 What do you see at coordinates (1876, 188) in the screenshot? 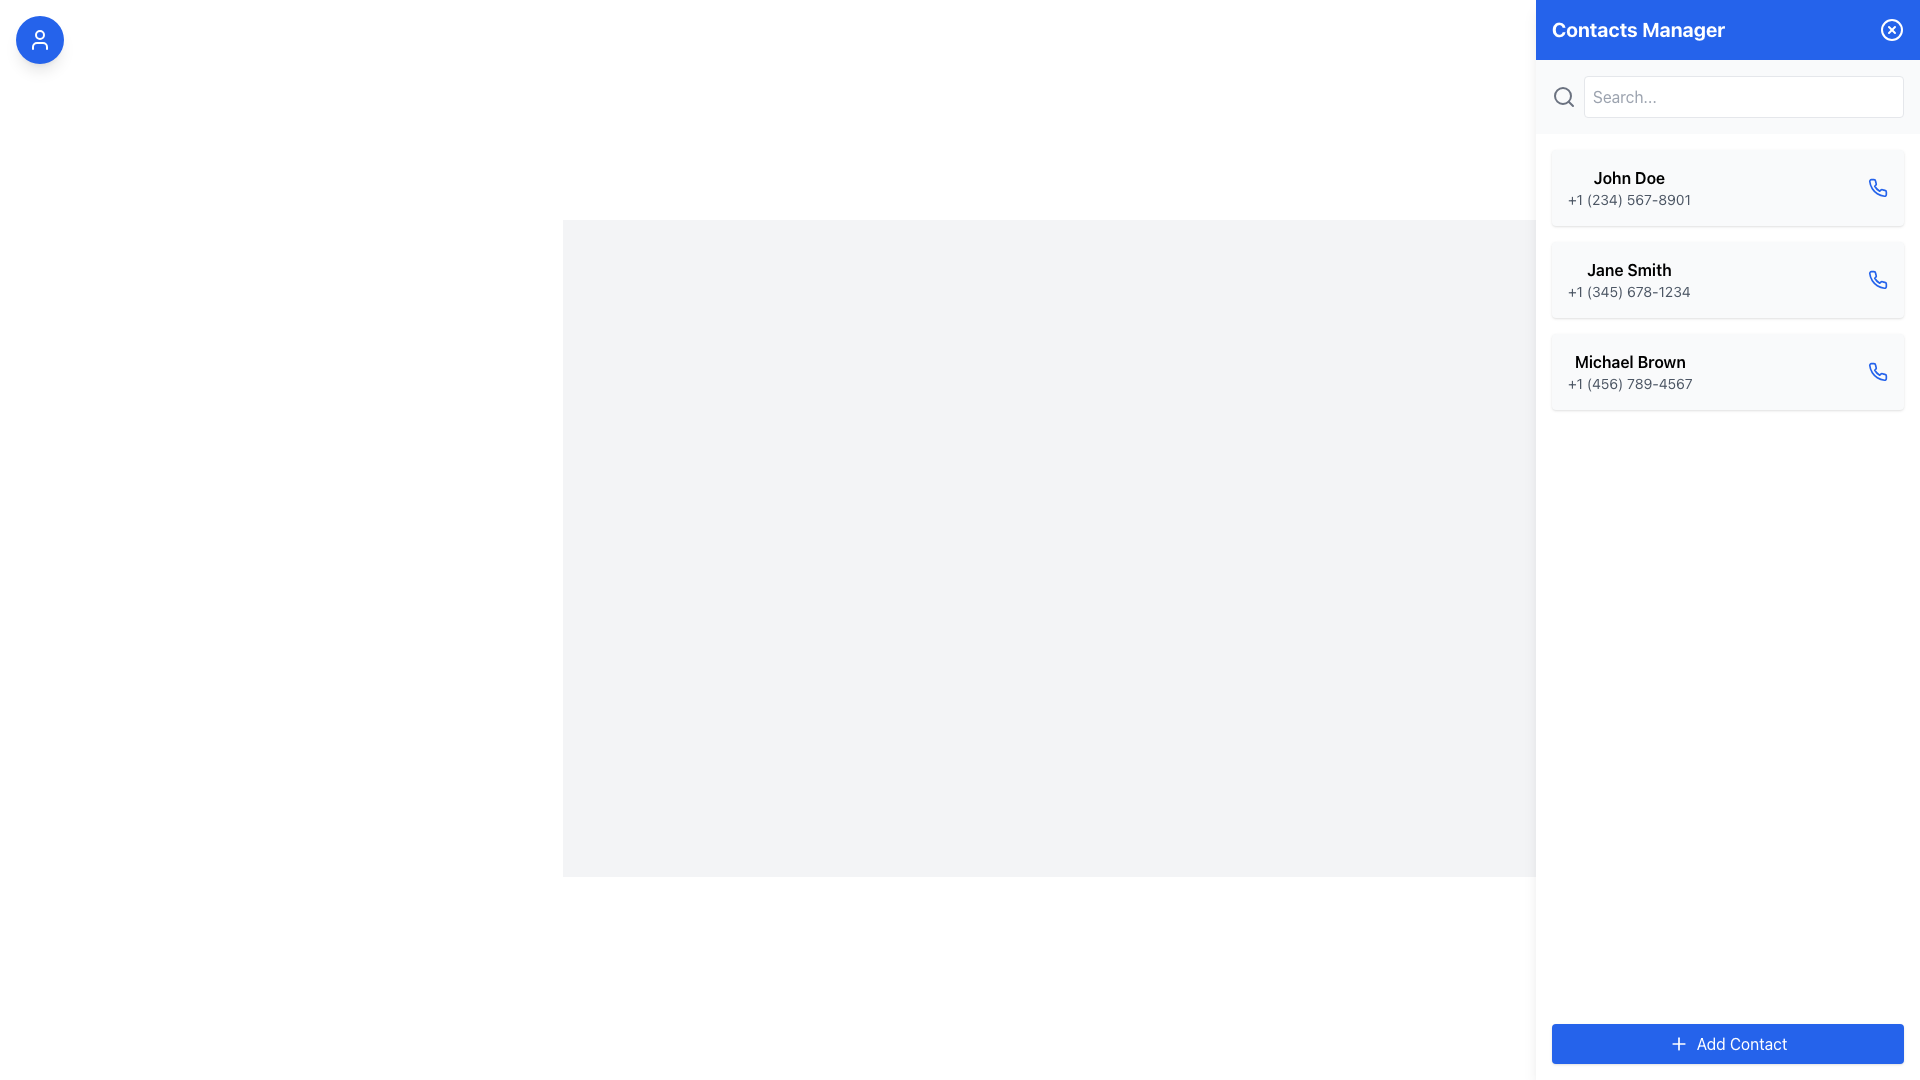
I see `the icon button located at the right end of 'John Doe's entry in the contact list` at bounding box center [1876, 188].